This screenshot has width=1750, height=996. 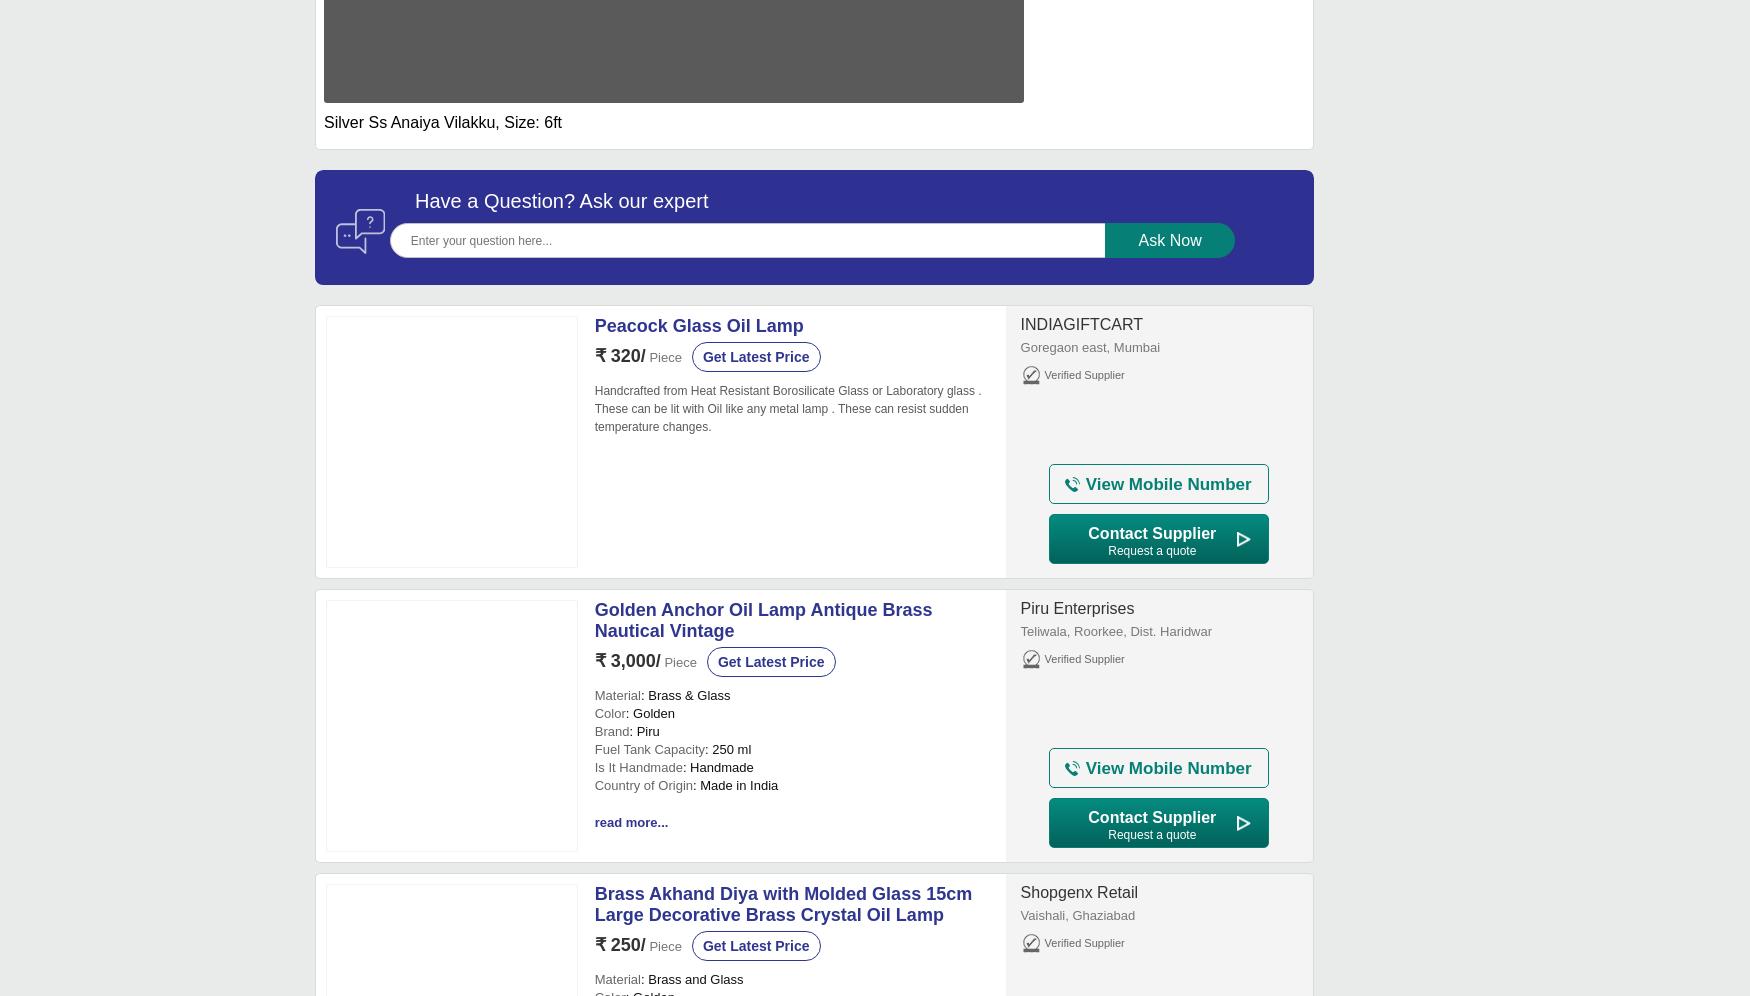 I want to click on ':  Made in India', so click(x=735, y=785).